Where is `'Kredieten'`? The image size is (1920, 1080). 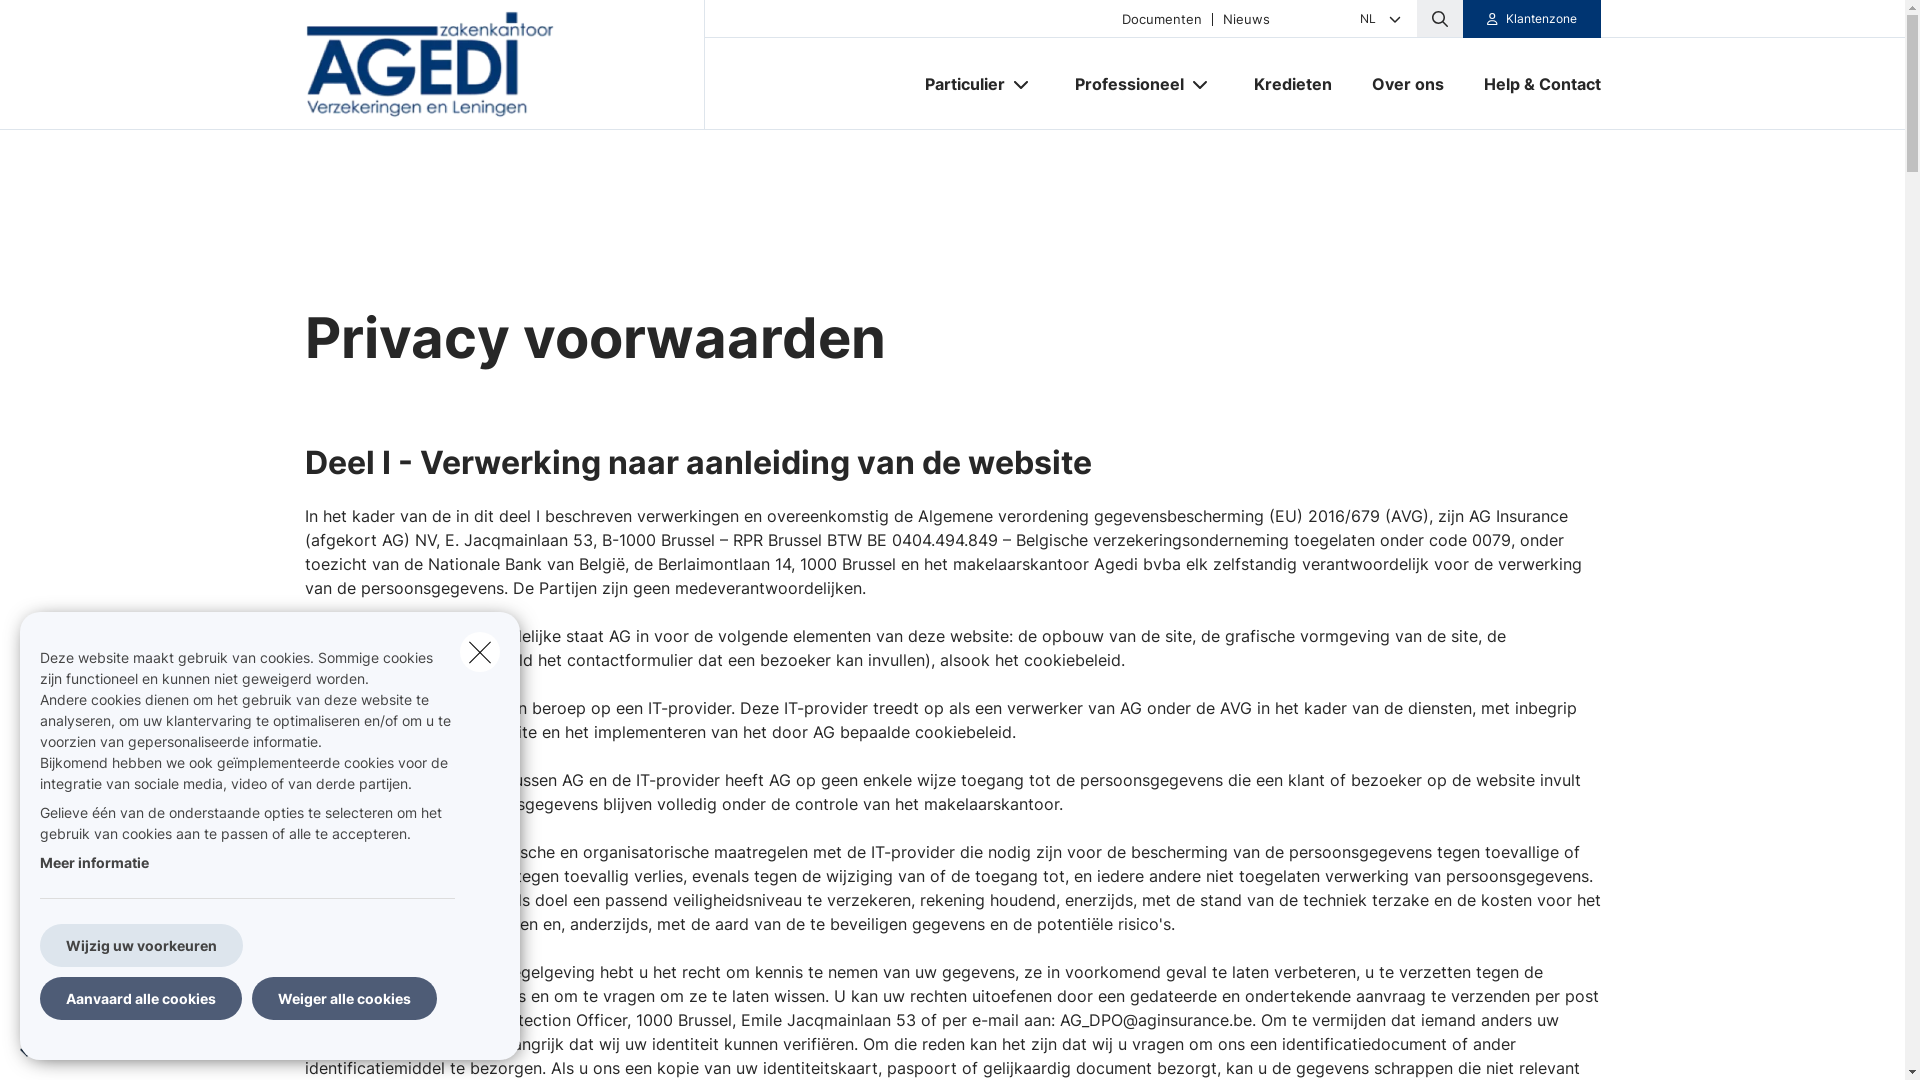 'Kredieten' is located at coordinates (1232, 83).